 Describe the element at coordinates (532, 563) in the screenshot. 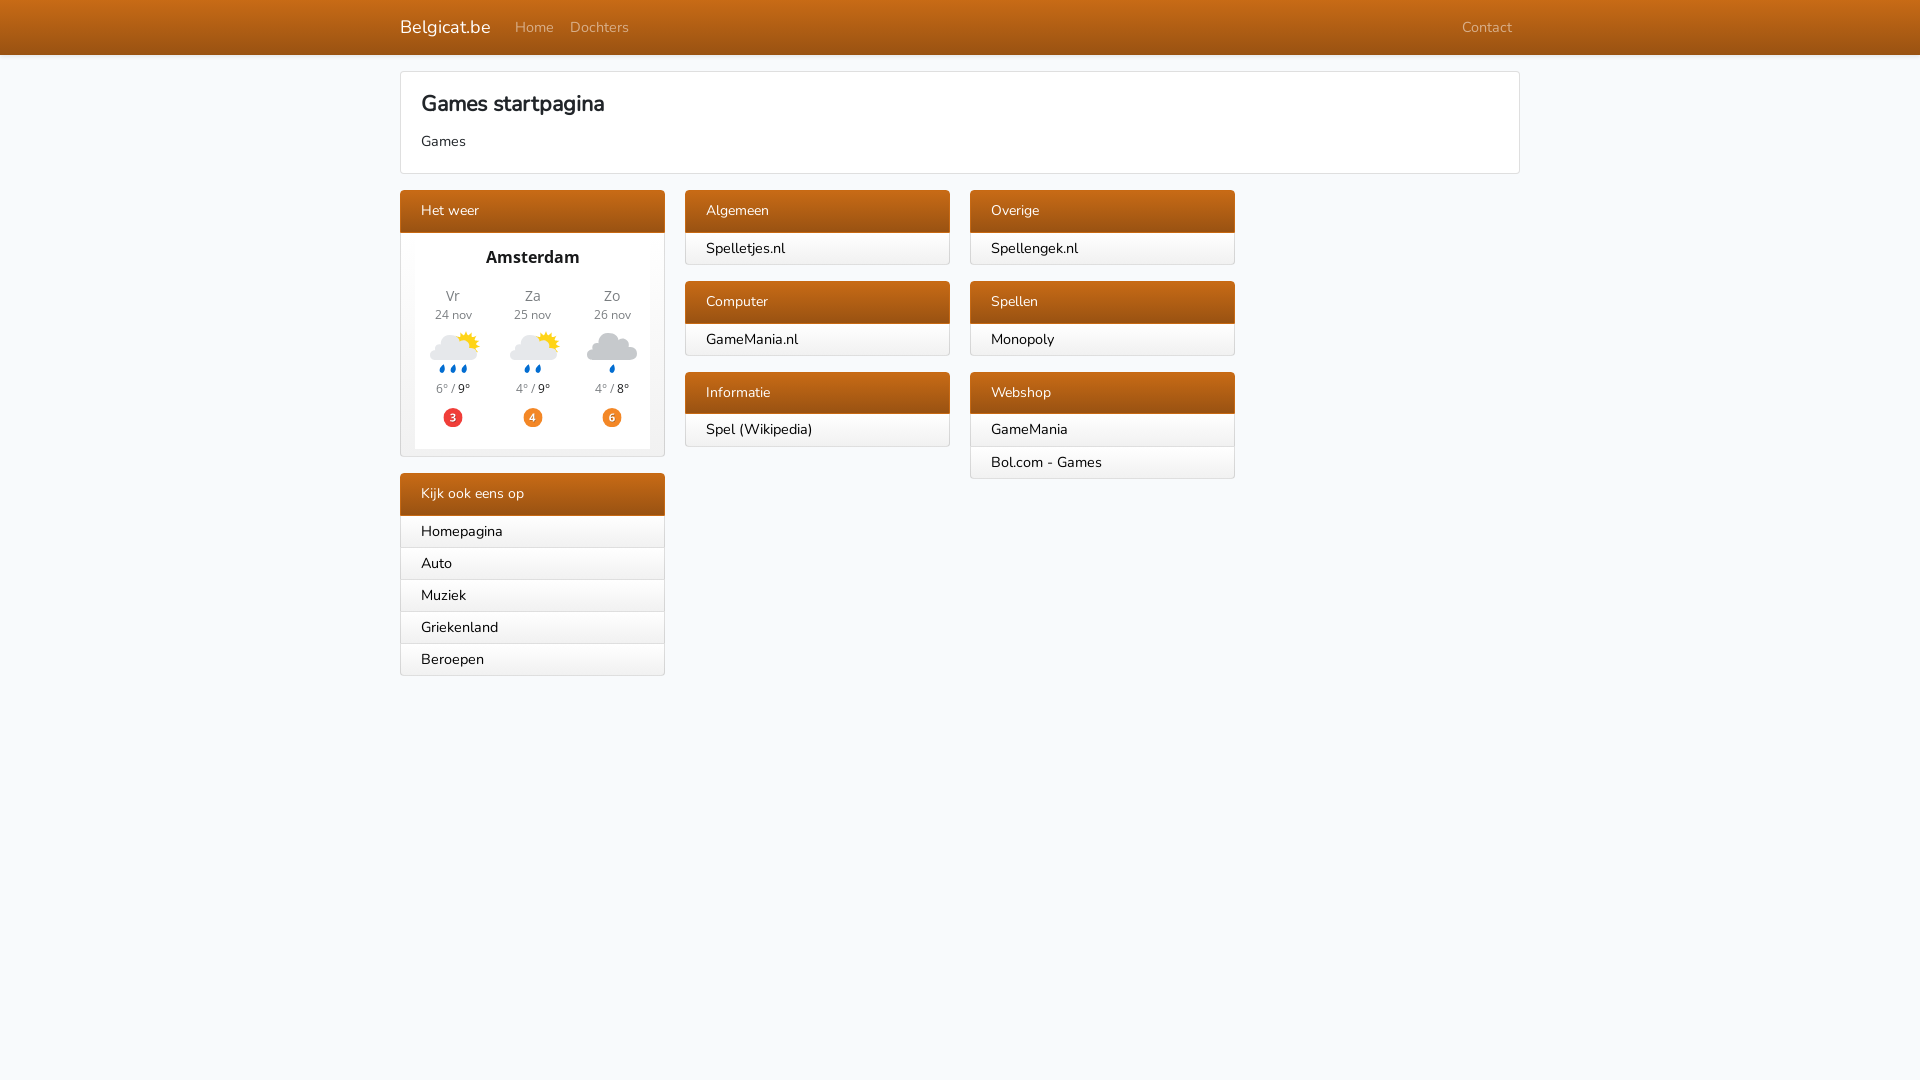

I see `'Auto'` at that location.